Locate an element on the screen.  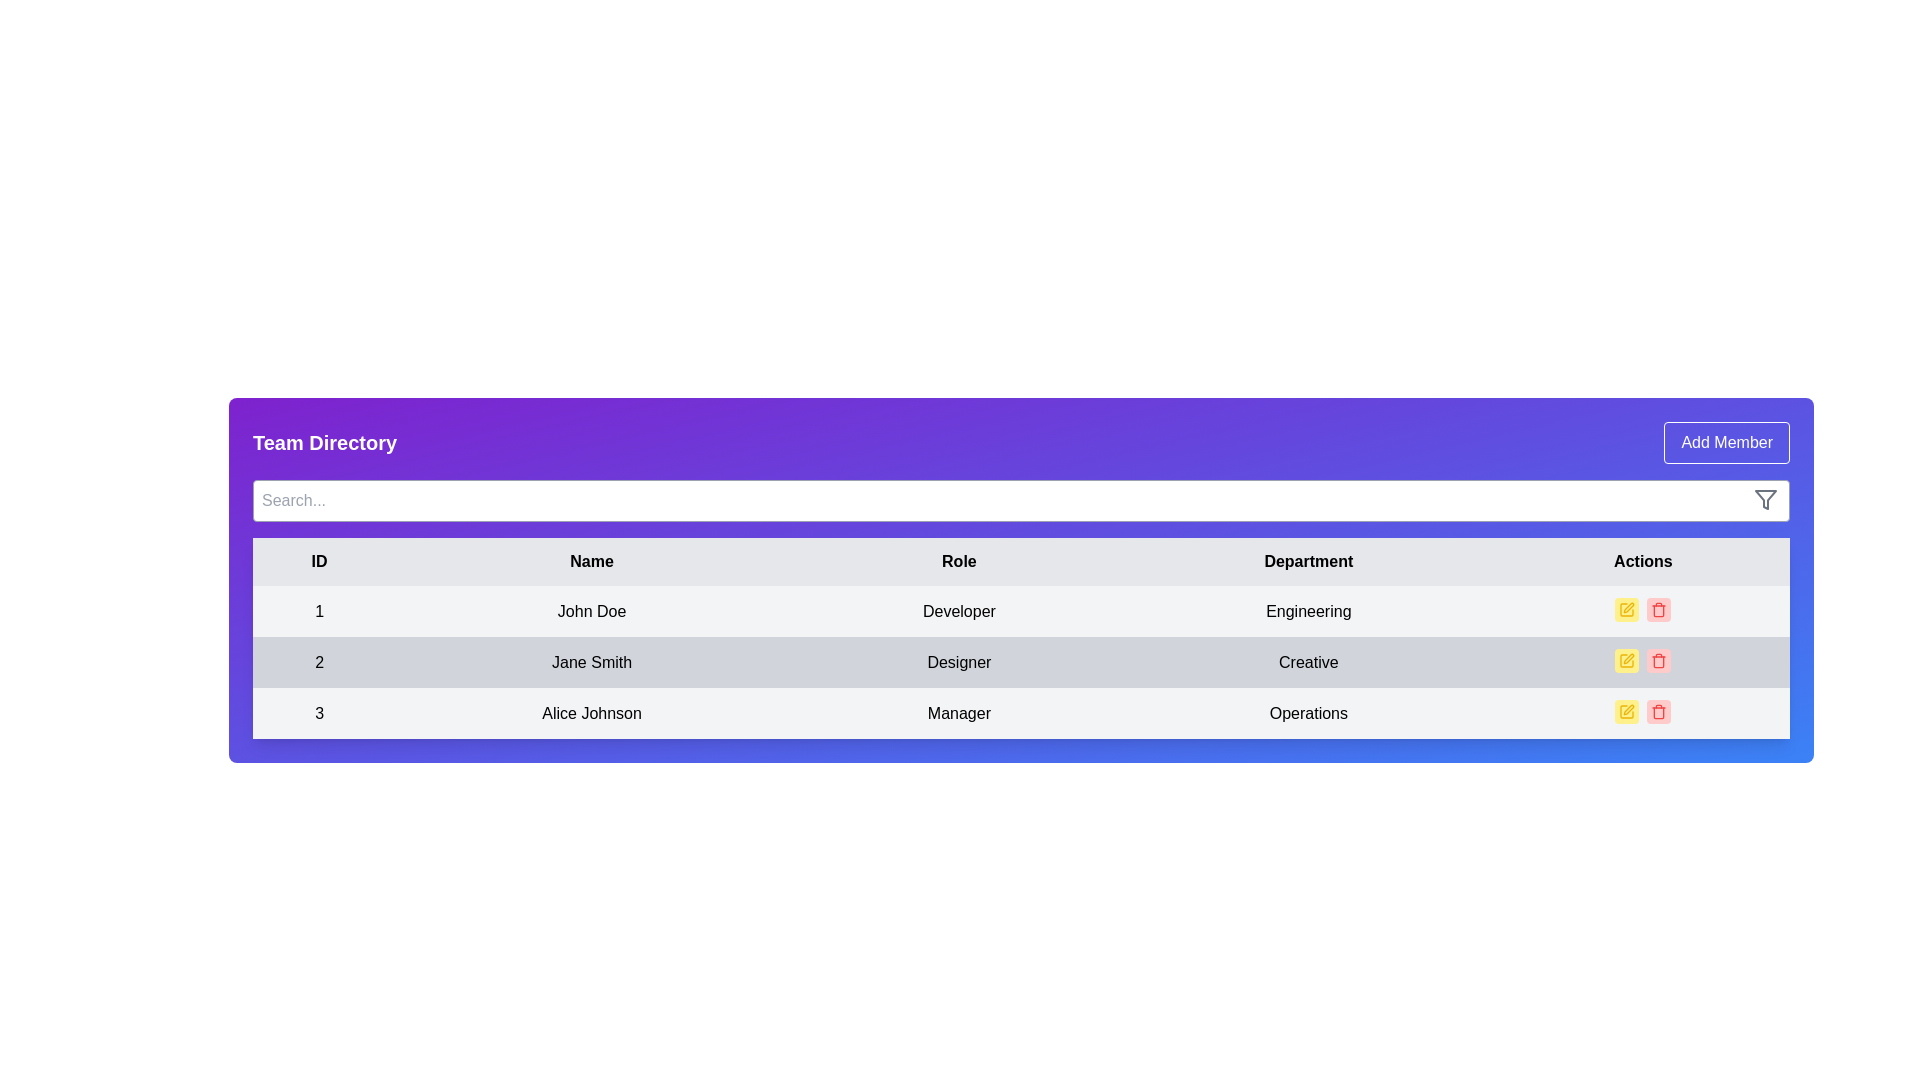
the 'Name' text label, which is a bold black text on a light gray background, located in the header row of a table between the 'ID' and 'Role' labels is located at coordinates (591, 562).